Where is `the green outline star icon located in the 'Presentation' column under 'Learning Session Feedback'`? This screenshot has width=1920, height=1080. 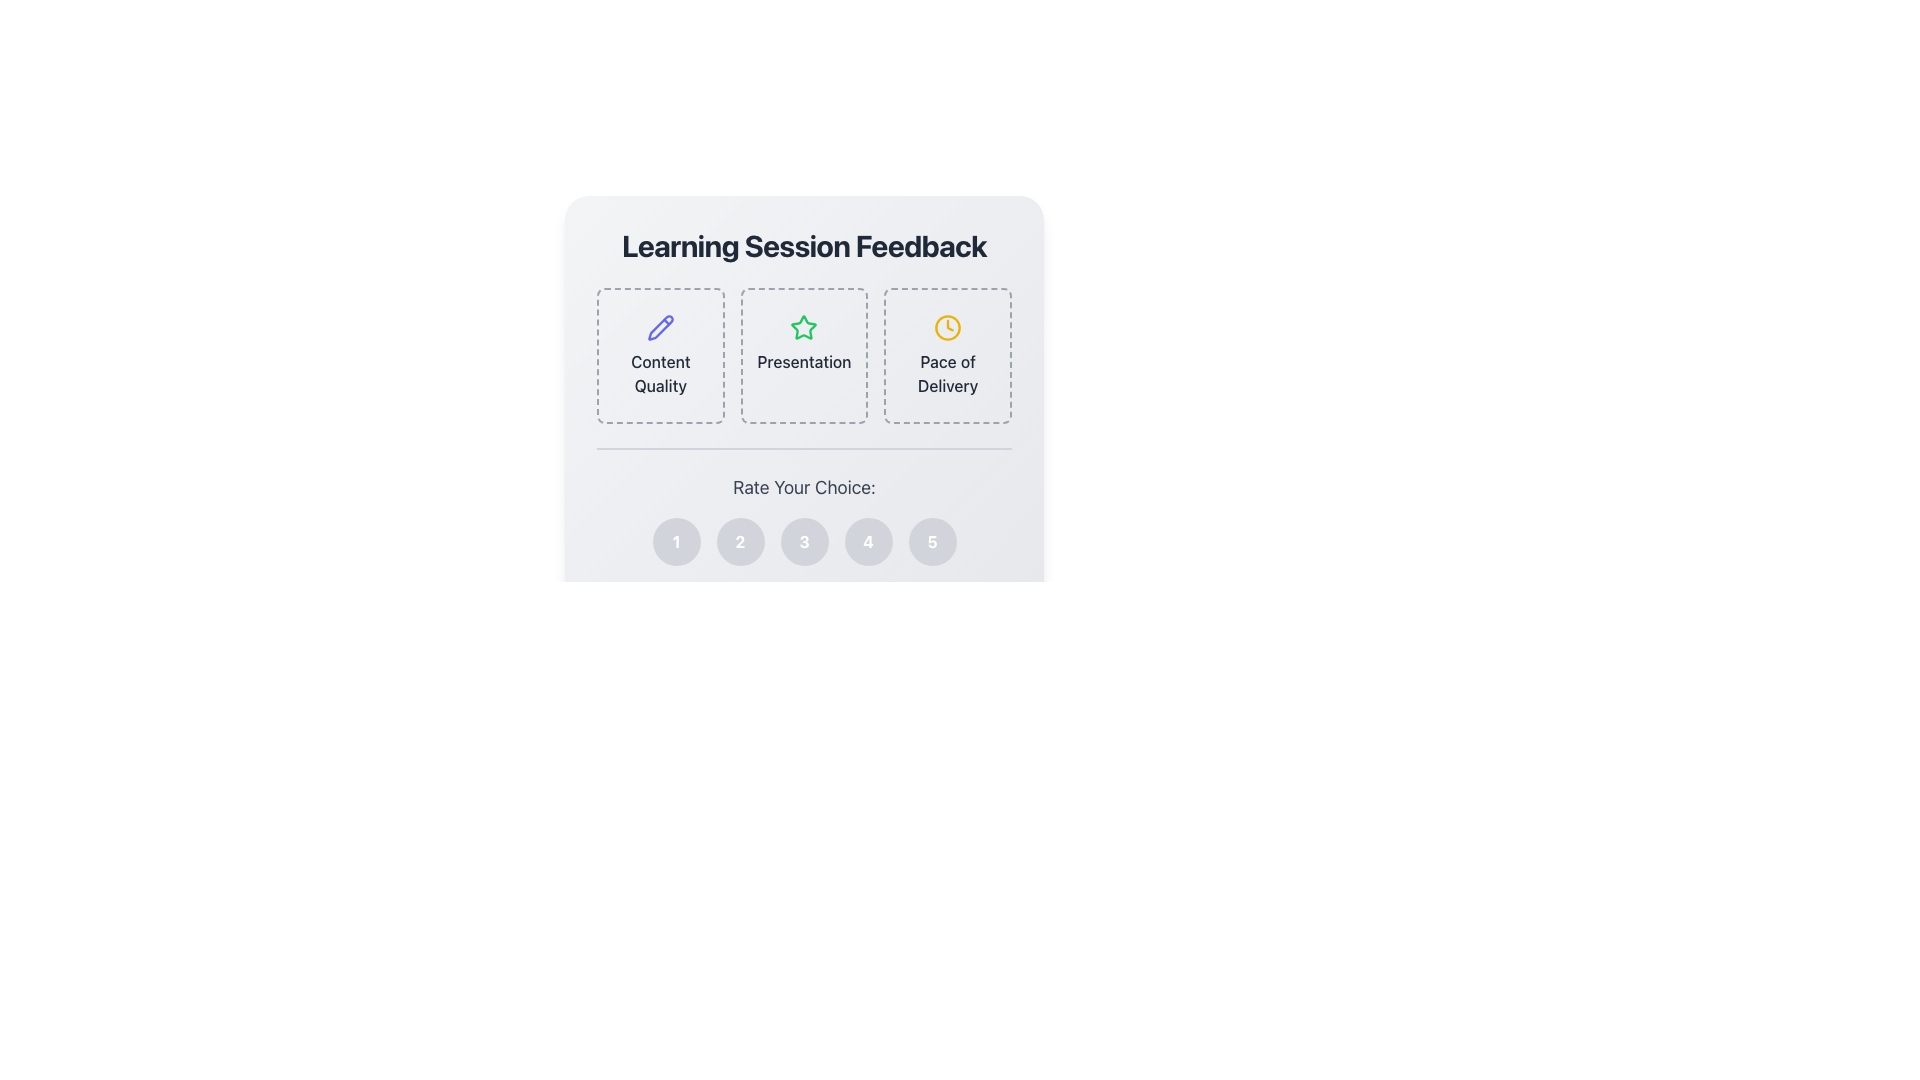 the green outline star icon located in the 'Presentation' column under 'Learning Session Feedback' is located at coordinates (804, 326).